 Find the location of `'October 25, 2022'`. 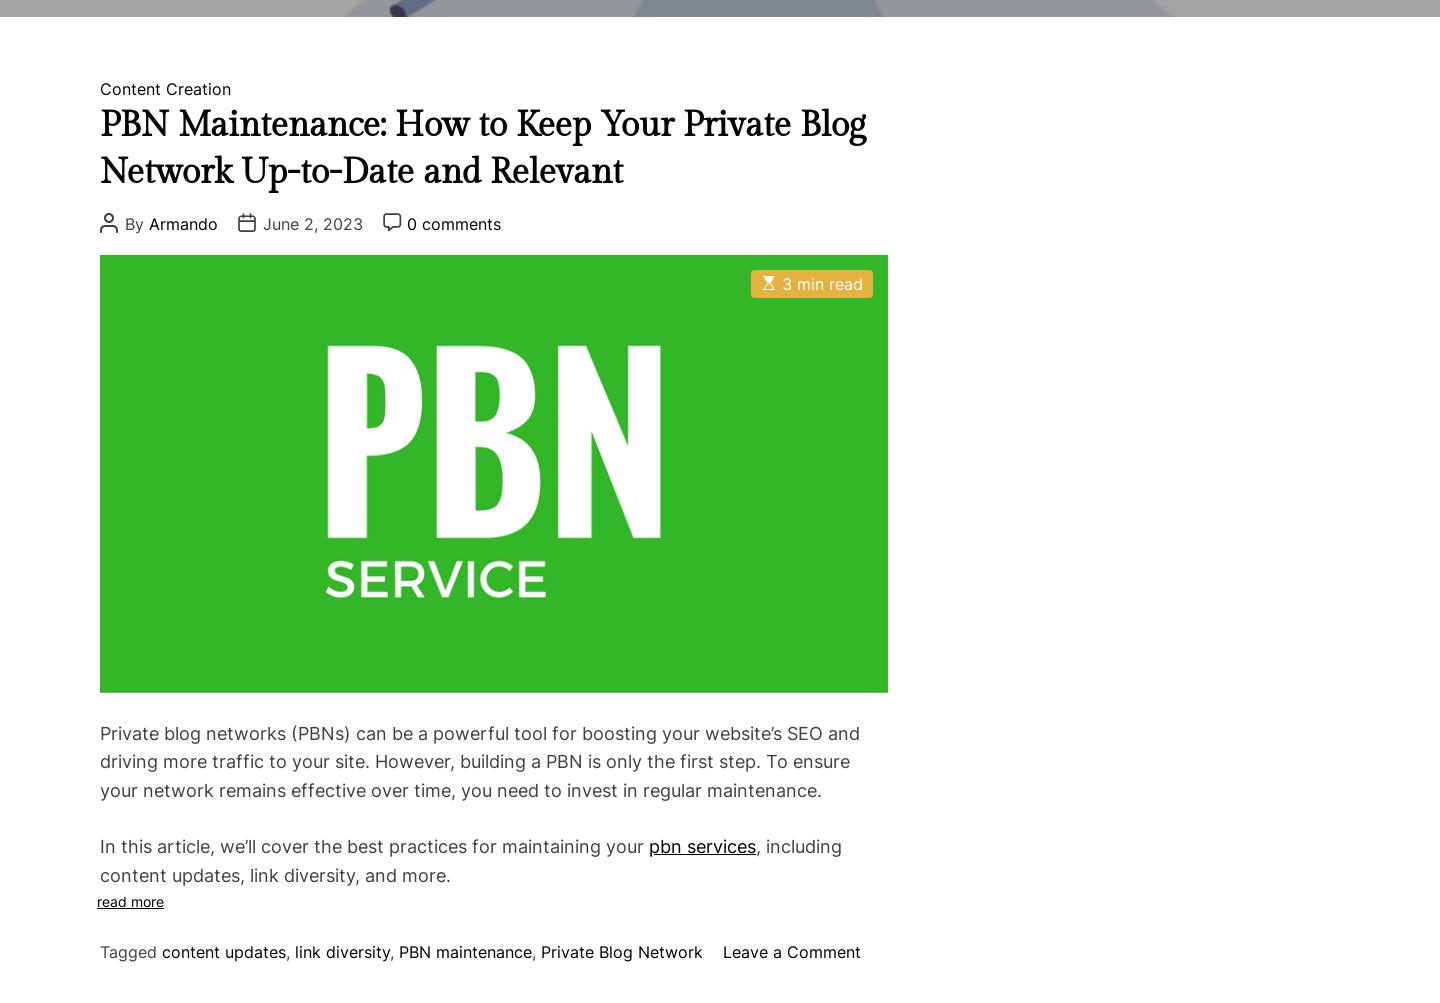

'October 25, 2022' is located at coordinates (1094, 702).